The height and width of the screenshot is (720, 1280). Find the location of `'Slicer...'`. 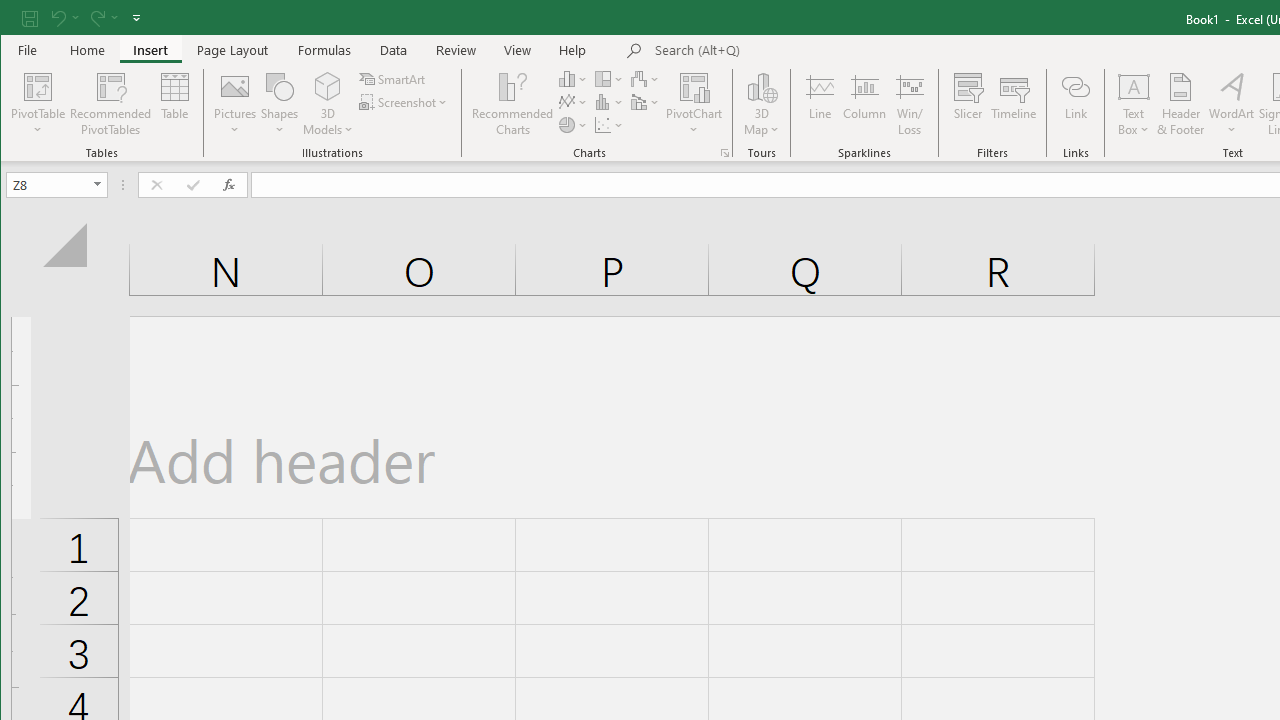

'Slicer...' is located at coordinates (968, 104).